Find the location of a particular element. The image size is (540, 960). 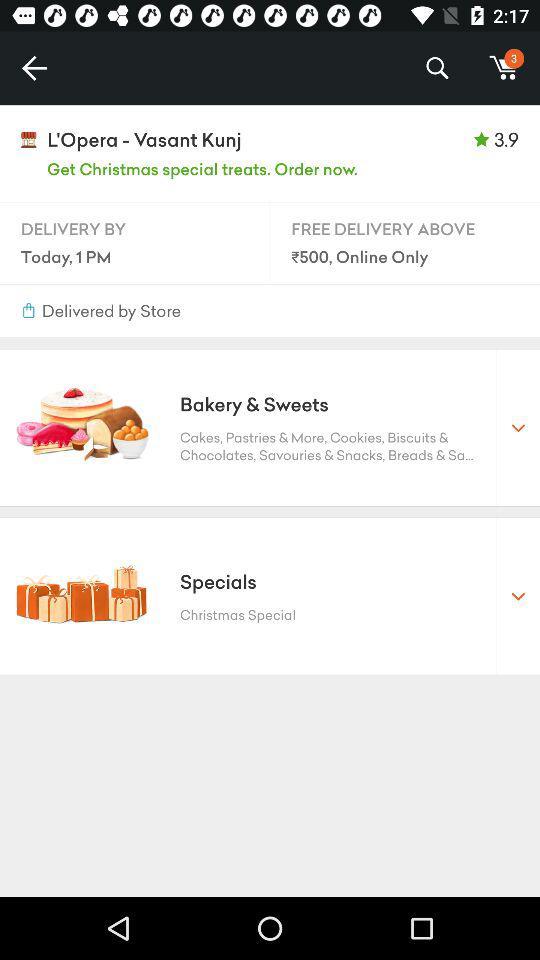

% icon is located at coordinates (436, 68).